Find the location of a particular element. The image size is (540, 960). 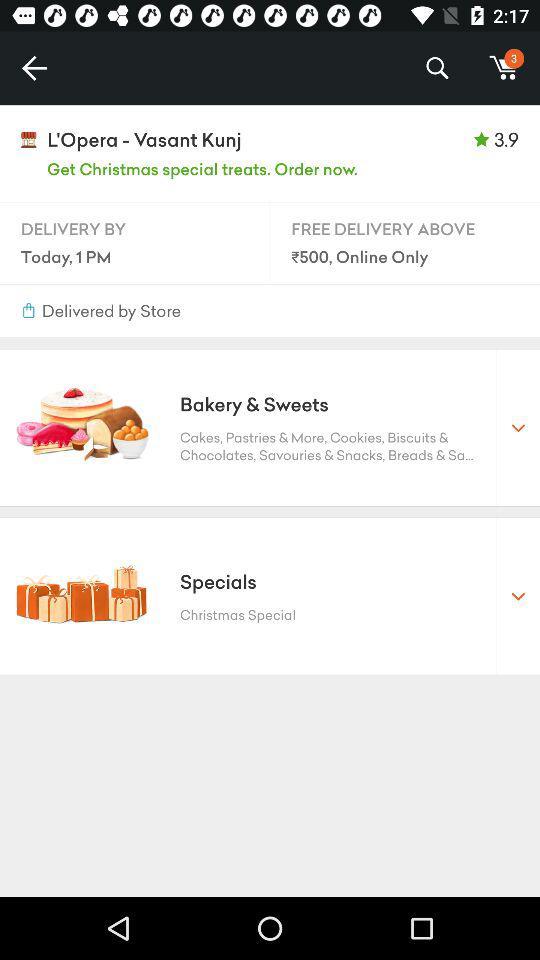

% icon is located at coordinates (436, 68).